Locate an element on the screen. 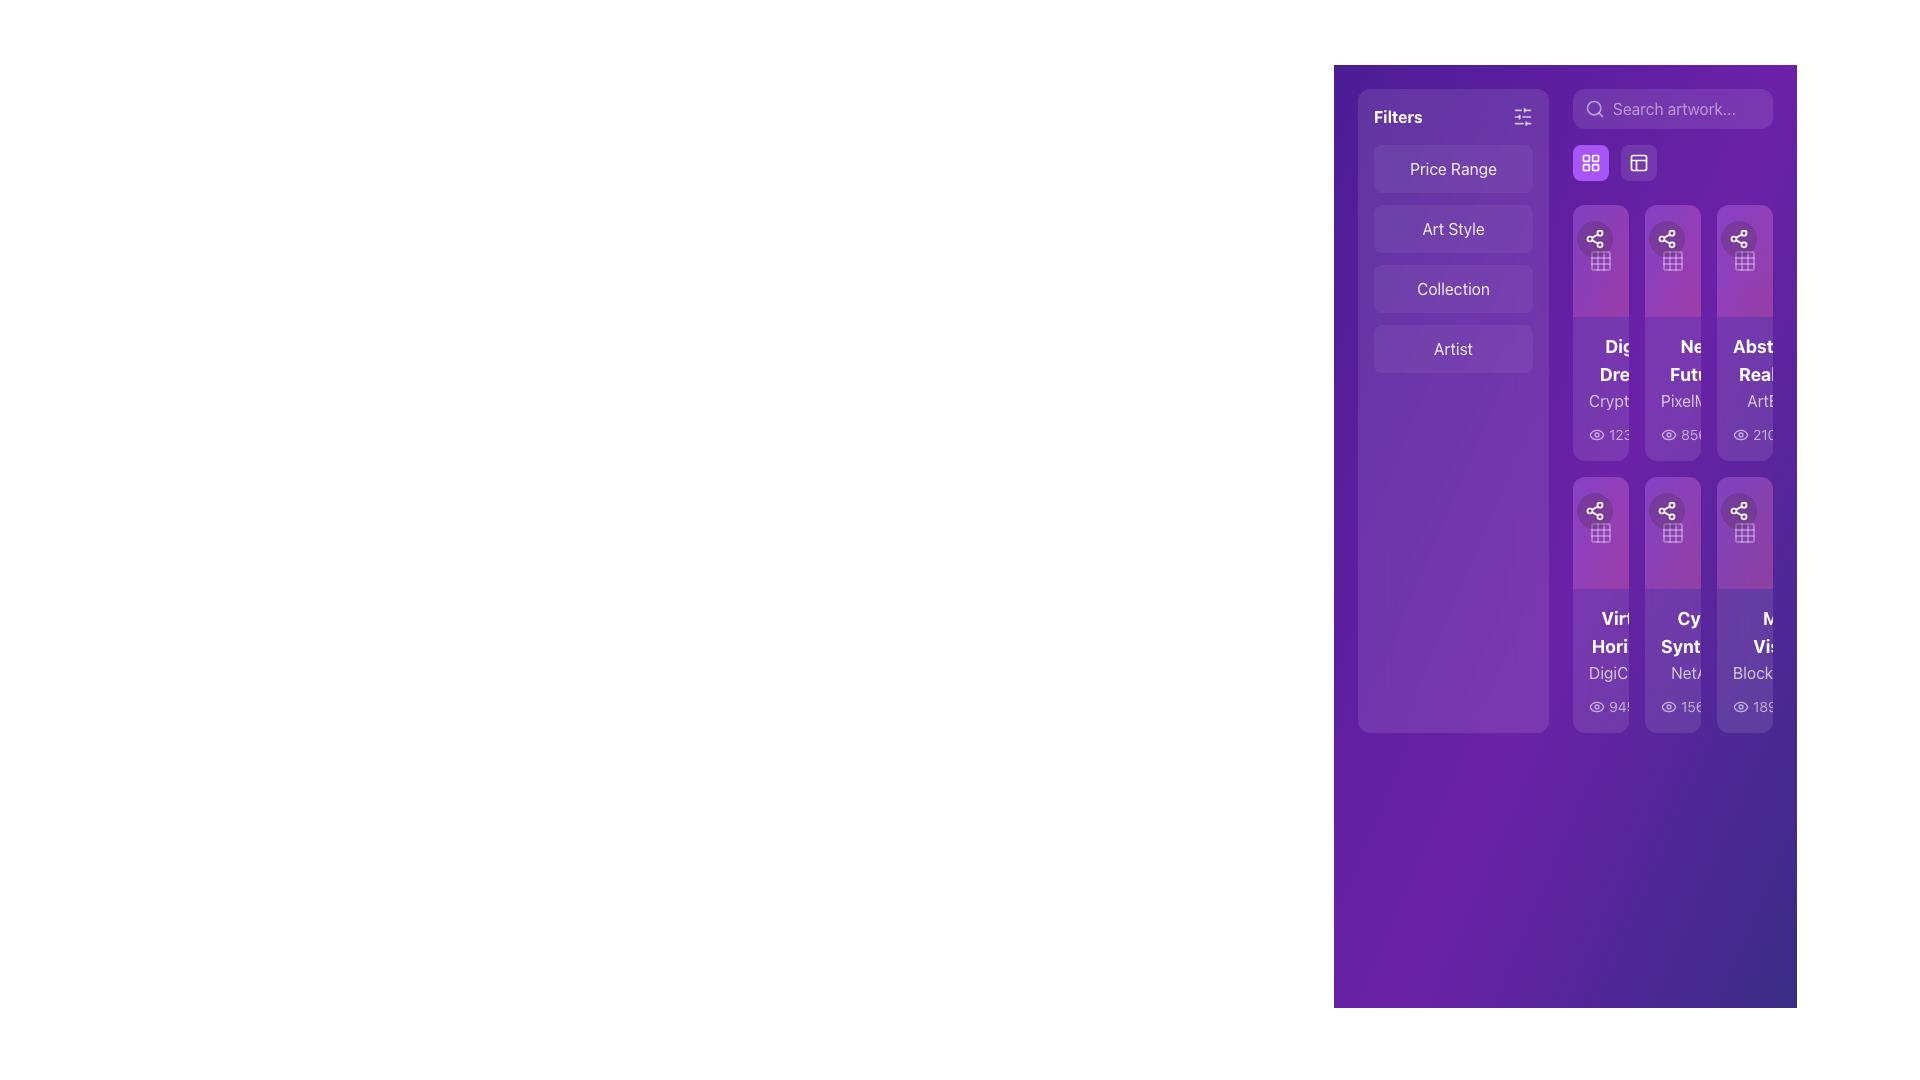 The height and width of the screenshot is (1080, 1920). the sharing icon button located at the top-right corner of the card, which allows users to share associated content is located at coordinates (1737, 509).